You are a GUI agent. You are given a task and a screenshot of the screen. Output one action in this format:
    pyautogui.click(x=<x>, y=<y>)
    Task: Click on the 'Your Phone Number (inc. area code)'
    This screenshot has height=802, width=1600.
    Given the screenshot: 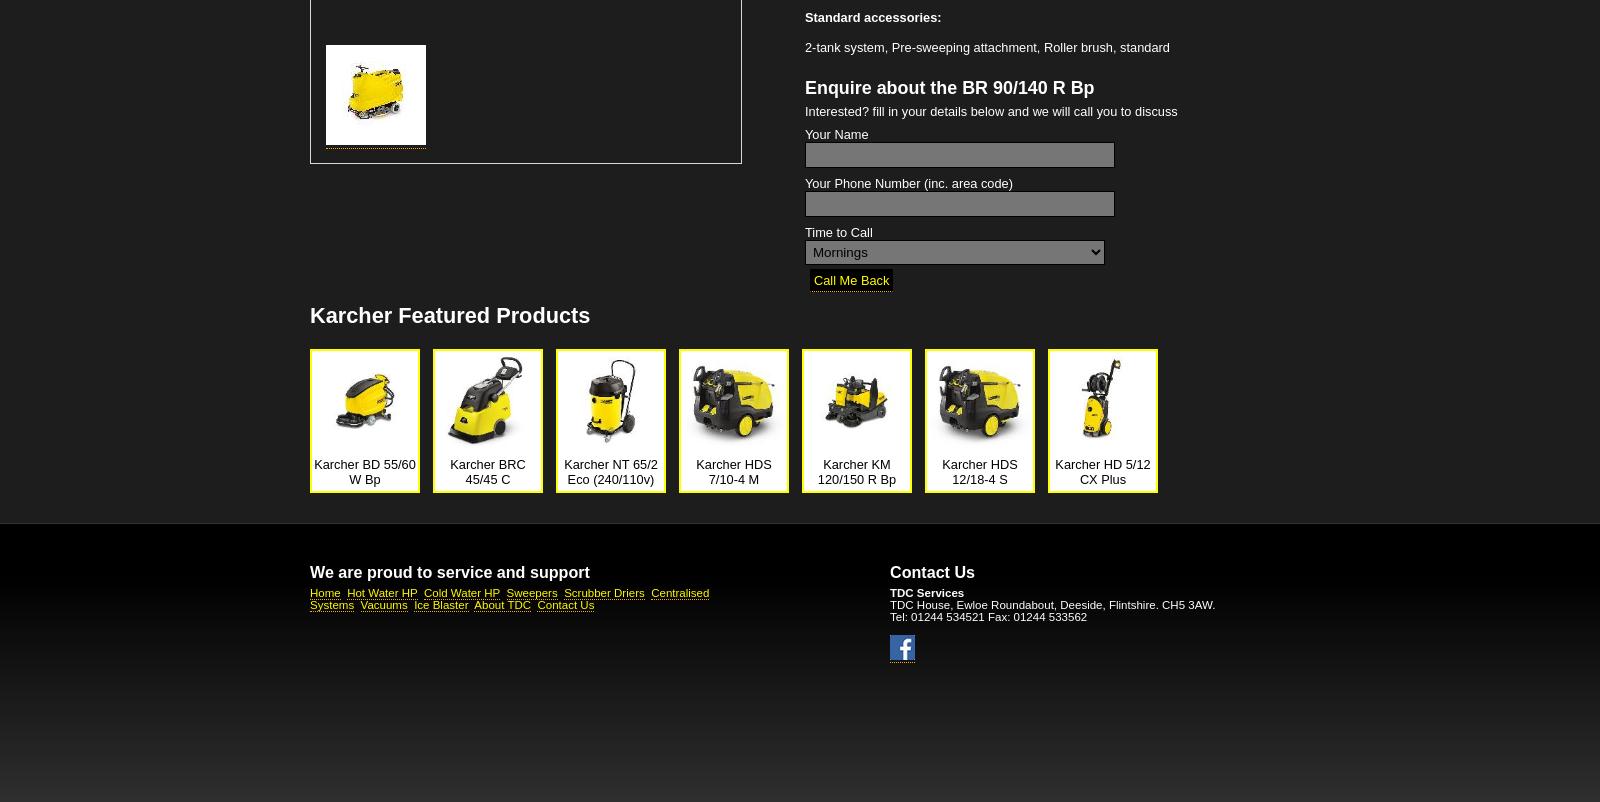 What is the action you would take?
    pyautogui.click(x=803, y=183)
    